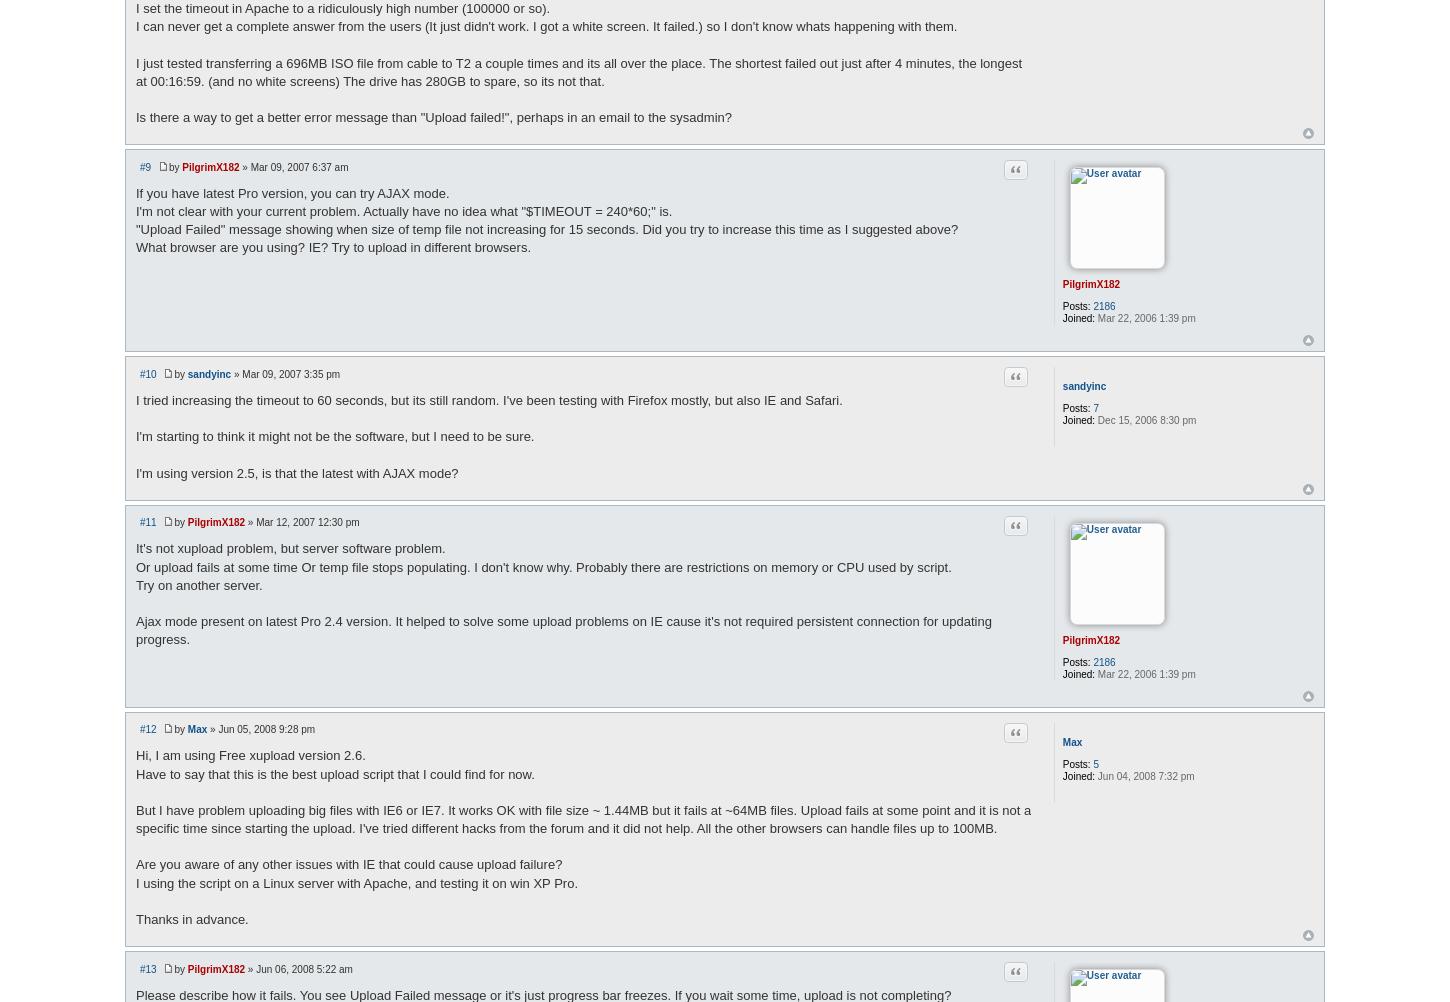 The width and height of the screenshot is (1450, 1002). Describe the element at coordinates (563, 629) in the screenshot. I see `'Ajax mode present on latest Pro 2.4 version. It helped to solve some upload problems on IE cause it's not required persistent connection for updating progress.'` at that location.